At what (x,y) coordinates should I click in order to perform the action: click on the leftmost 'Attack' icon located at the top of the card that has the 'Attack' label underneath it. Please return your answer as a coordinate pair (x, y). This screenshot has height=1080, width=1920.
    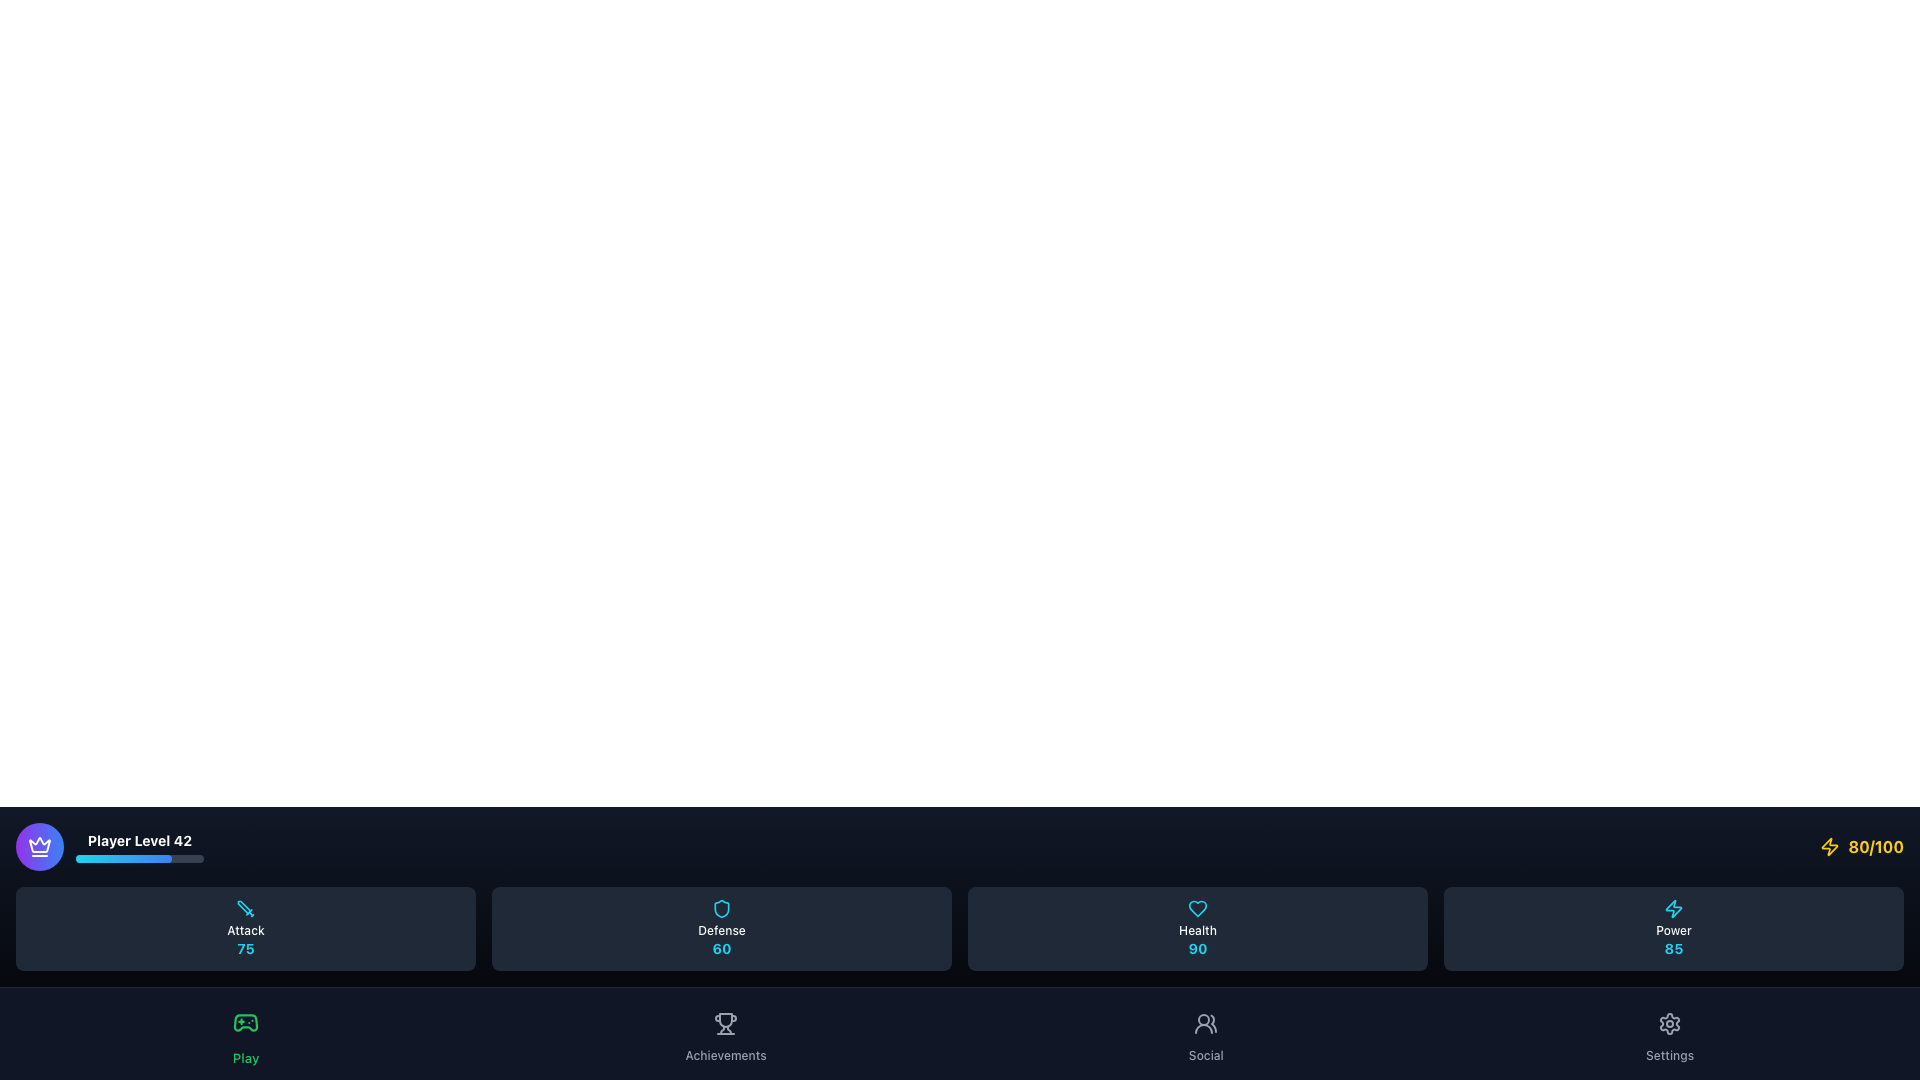
    Looking at the image, I should click on (244, 909).